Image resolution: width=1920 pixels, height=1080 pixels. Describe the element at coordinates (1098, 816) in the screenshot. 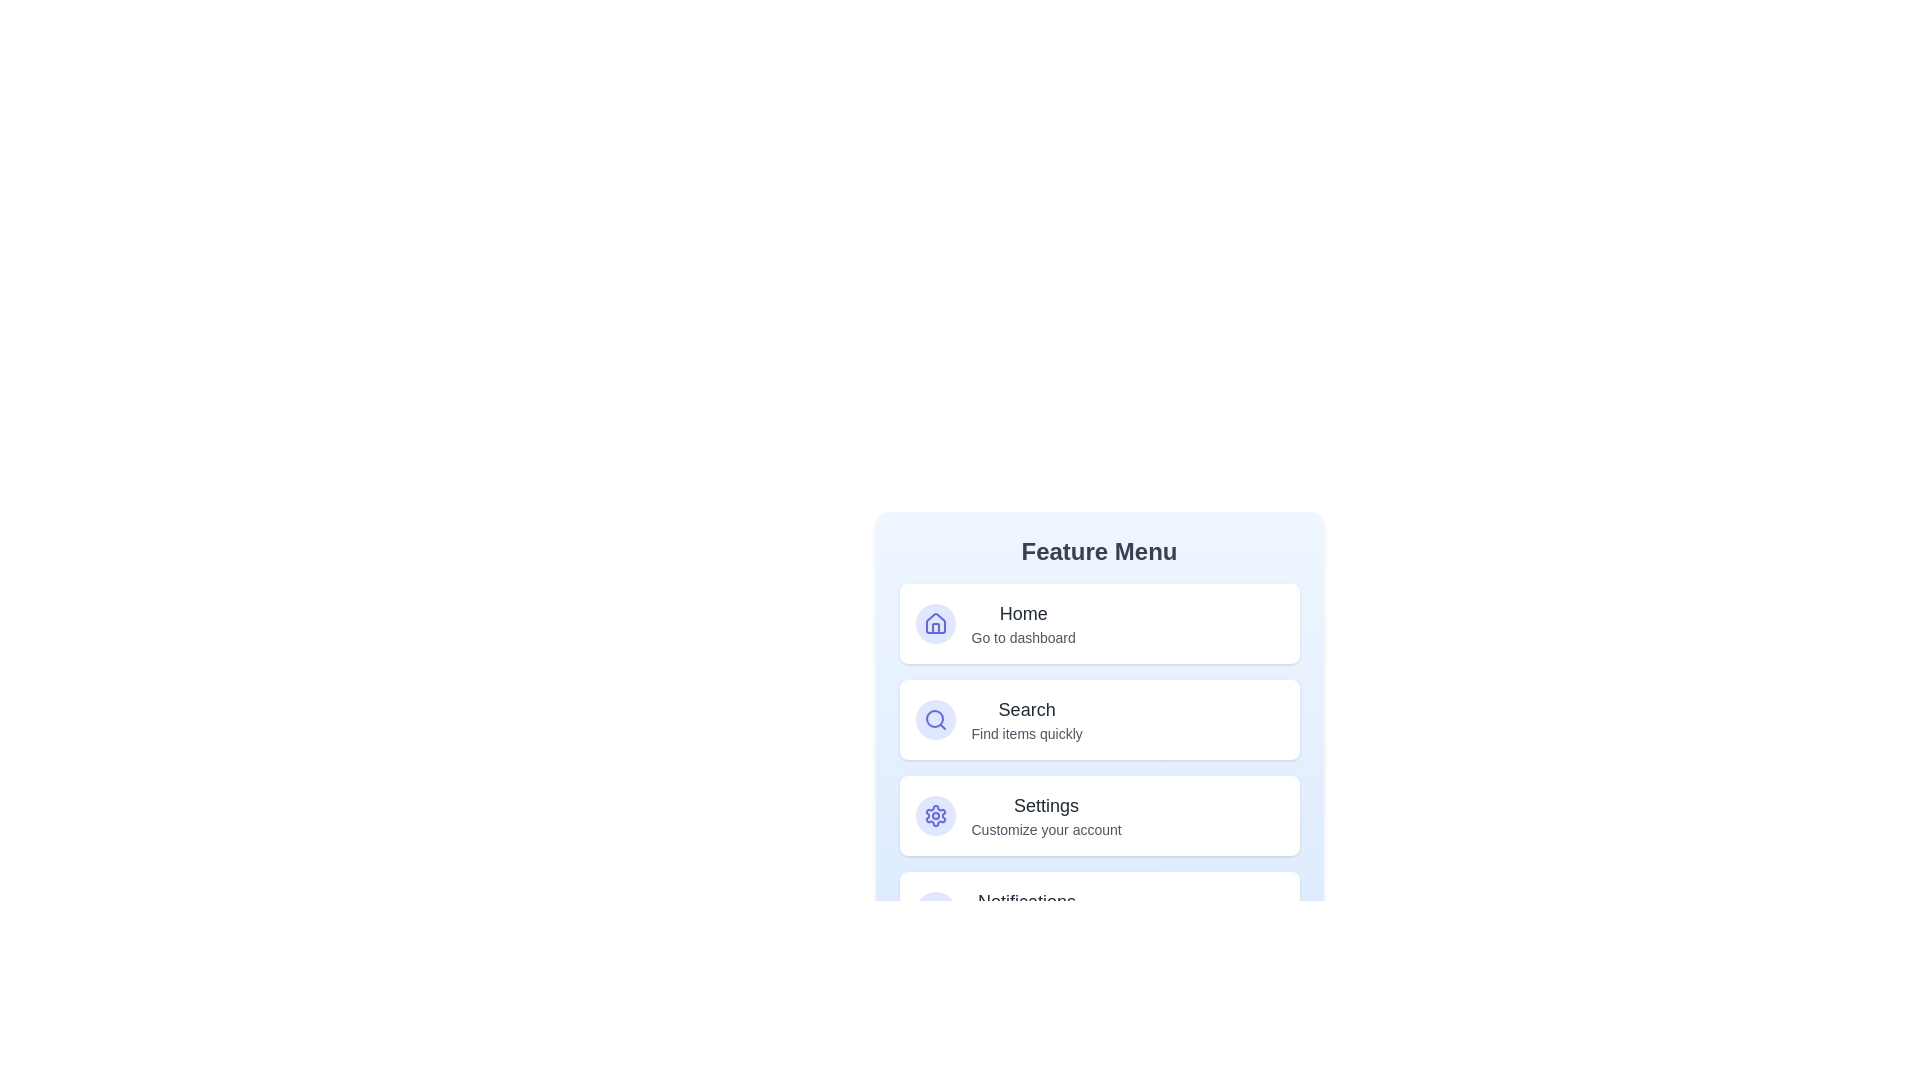

I see `the option Settings to see its hover effect` at that location.